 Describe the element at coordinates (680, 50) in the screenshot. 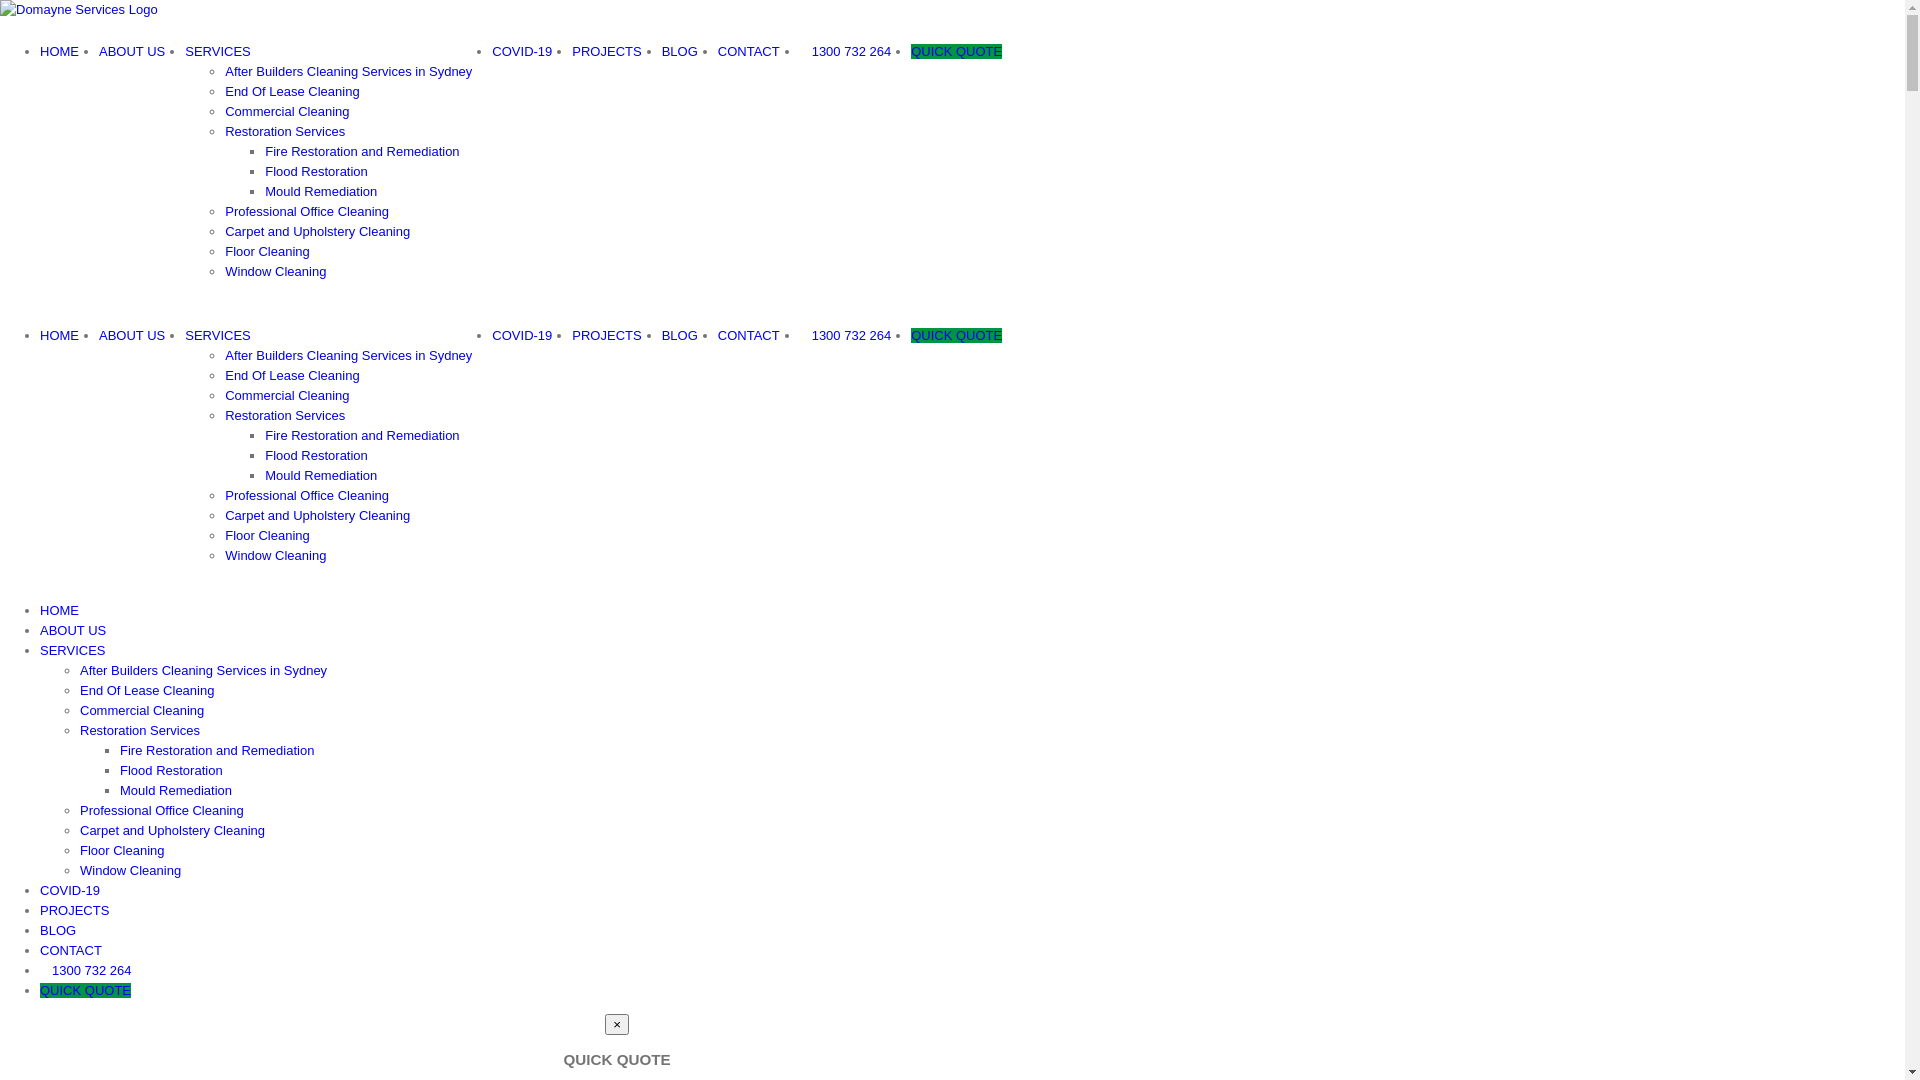

I see `'BLOG'` at that location.